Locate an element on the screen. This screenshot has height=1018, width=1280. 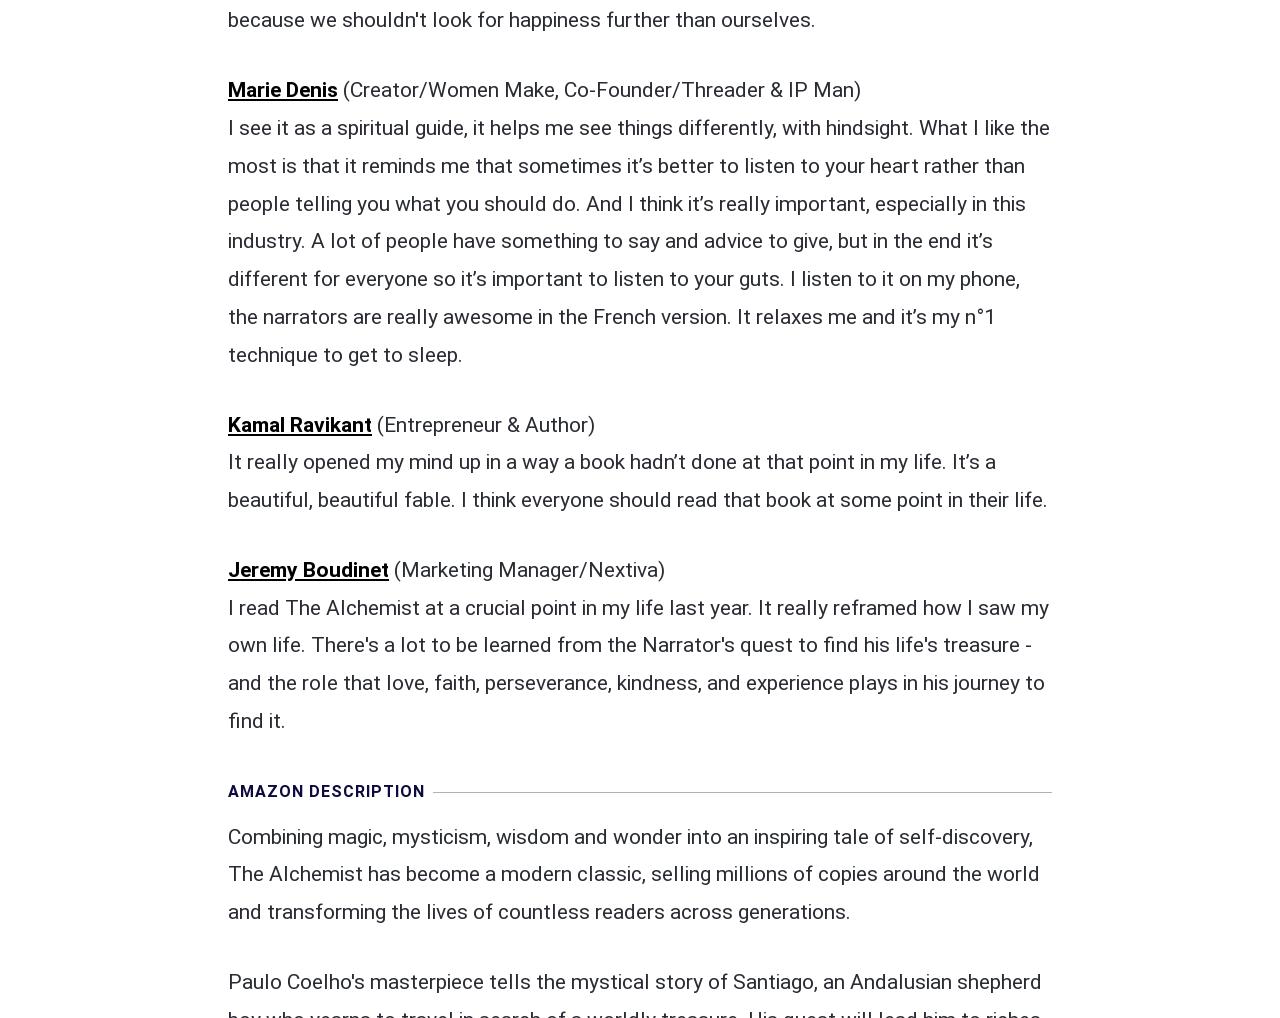
'Get this book on' is located at coordinates (546, 843).